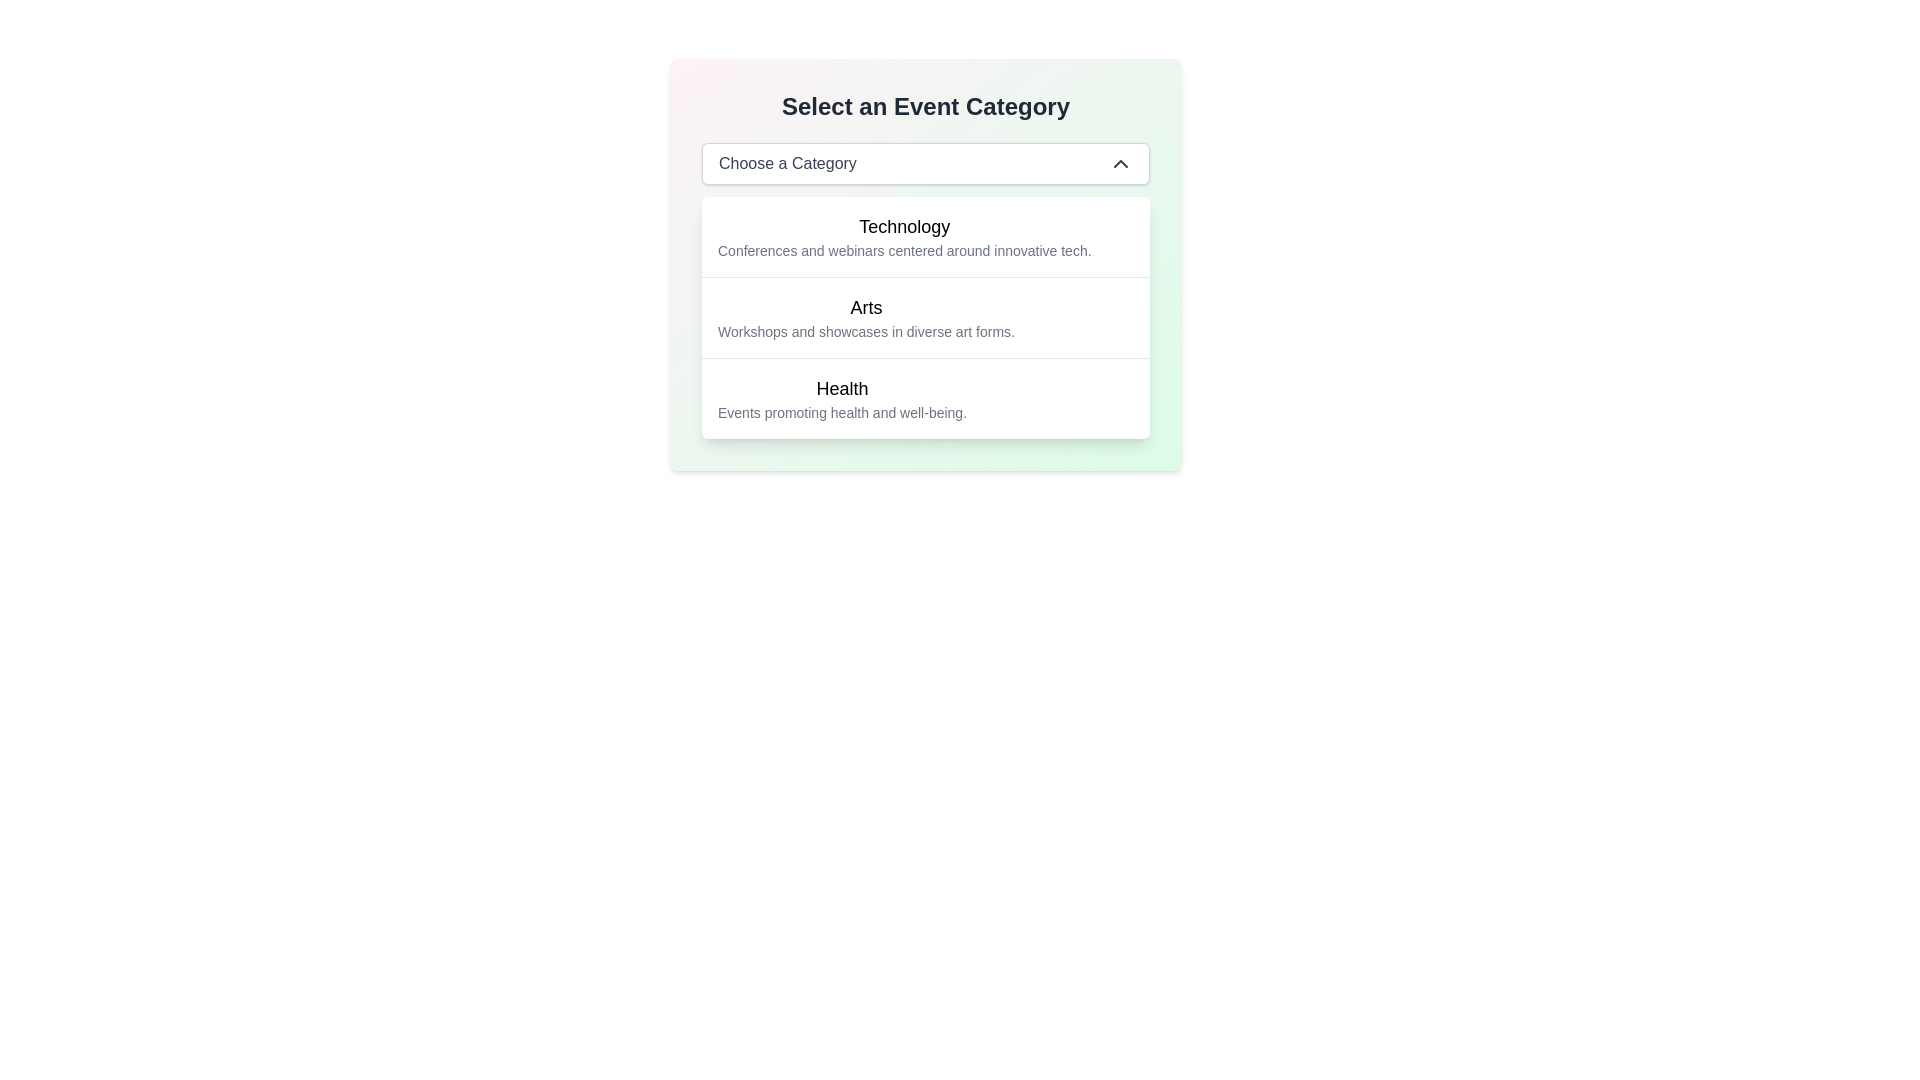 This screenshot has width=1920, height=1080. What do you see at coordinates (903, 249) in the screenshot?
I see `the Text description located directly below the title 'Technology', which provides additional information related to the category 'Technology'` at bounding box center [903, 249].